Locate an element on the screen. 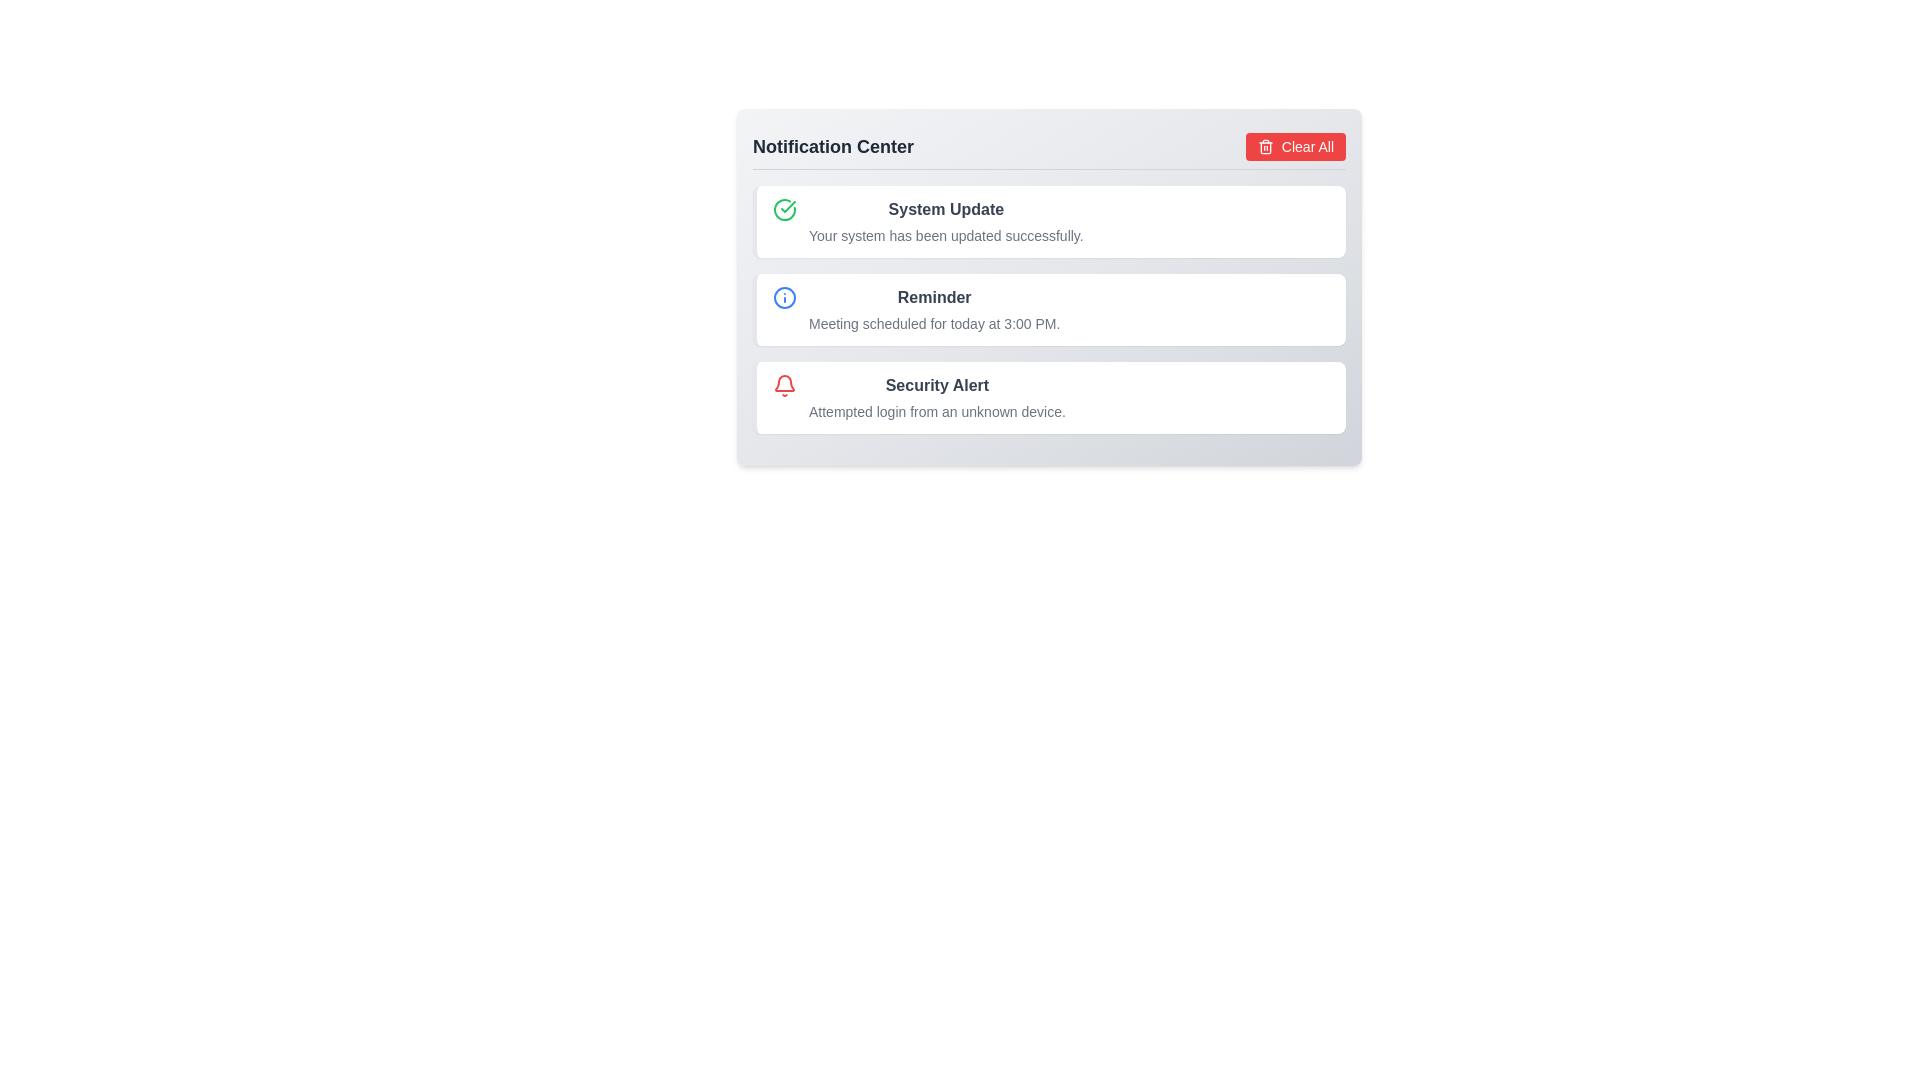  the trash bin icon located to the left of the 'Clear All' text in the button at the top-right corner of the notification panel is located at coordinates (1264, 145).